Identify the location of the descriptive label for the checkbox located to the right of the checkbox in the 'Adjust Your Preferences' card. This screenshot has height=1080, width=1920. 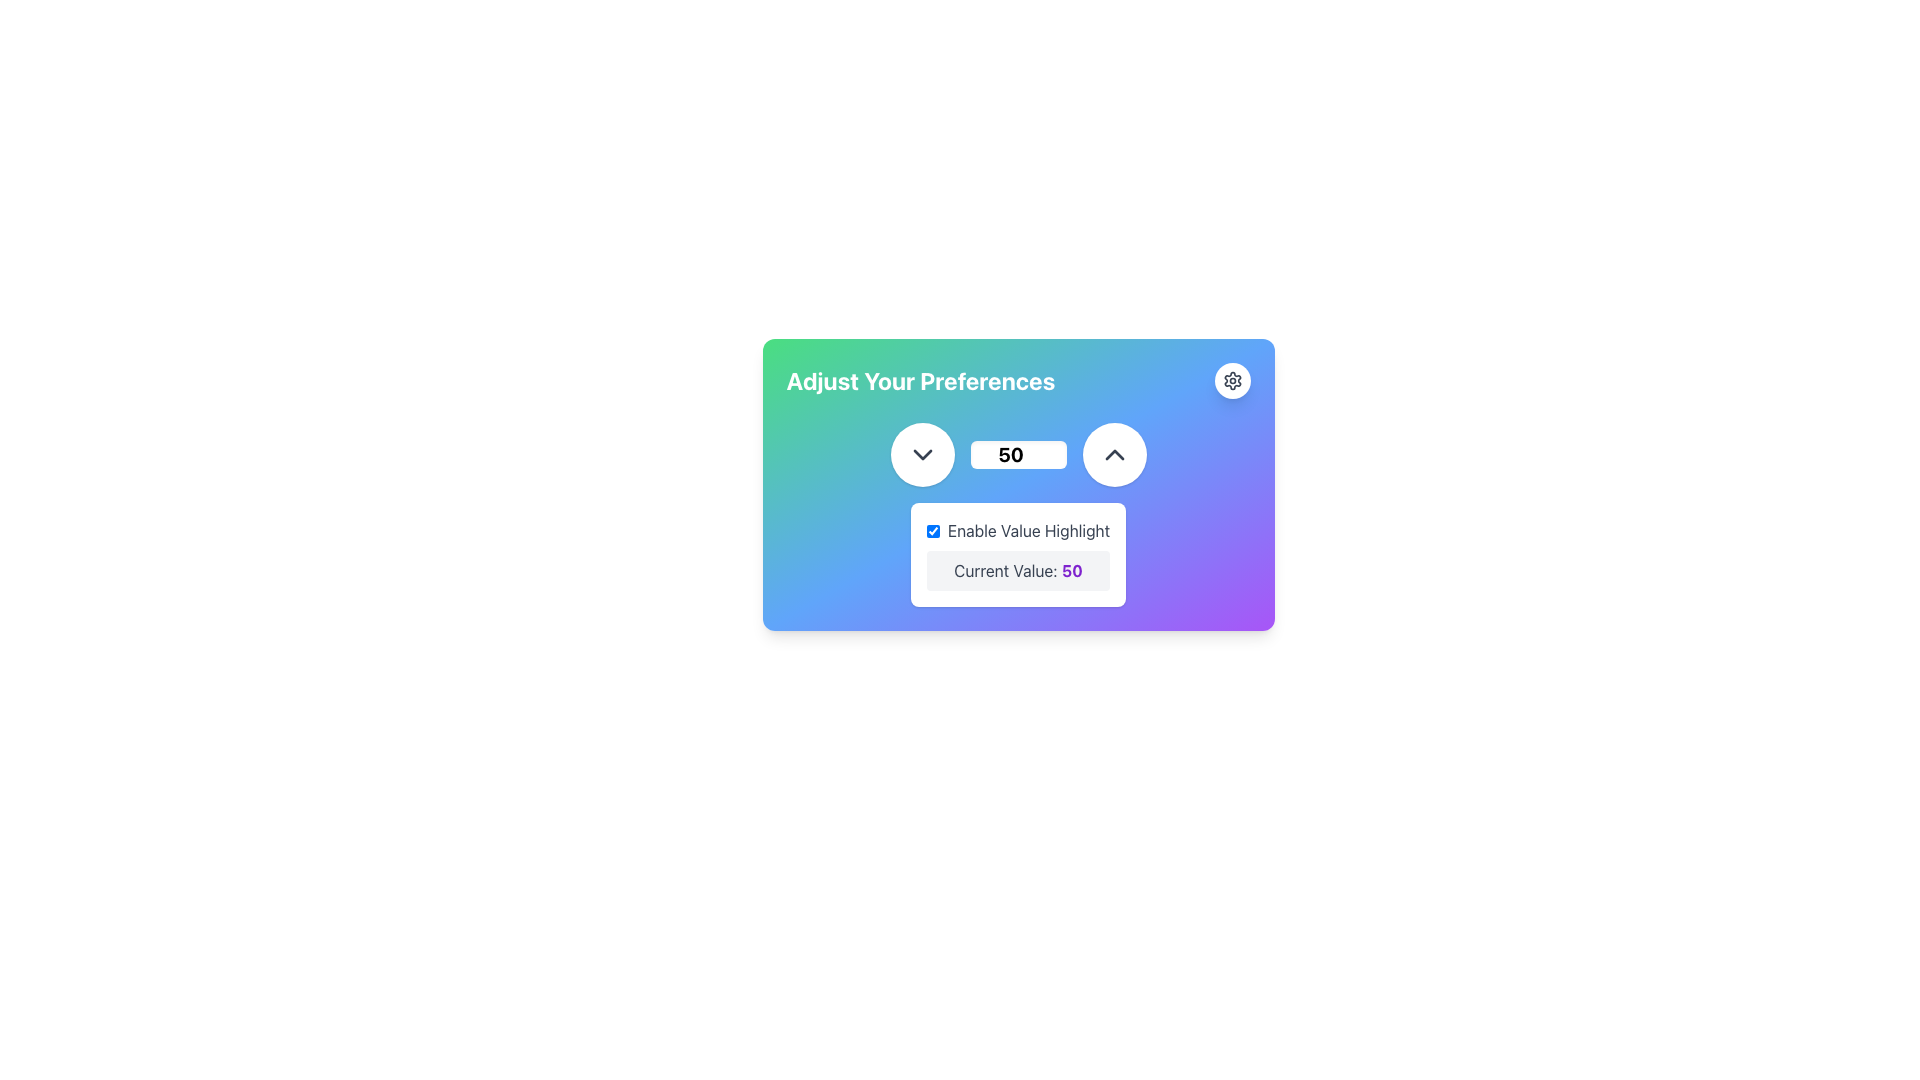
(1028, 530).